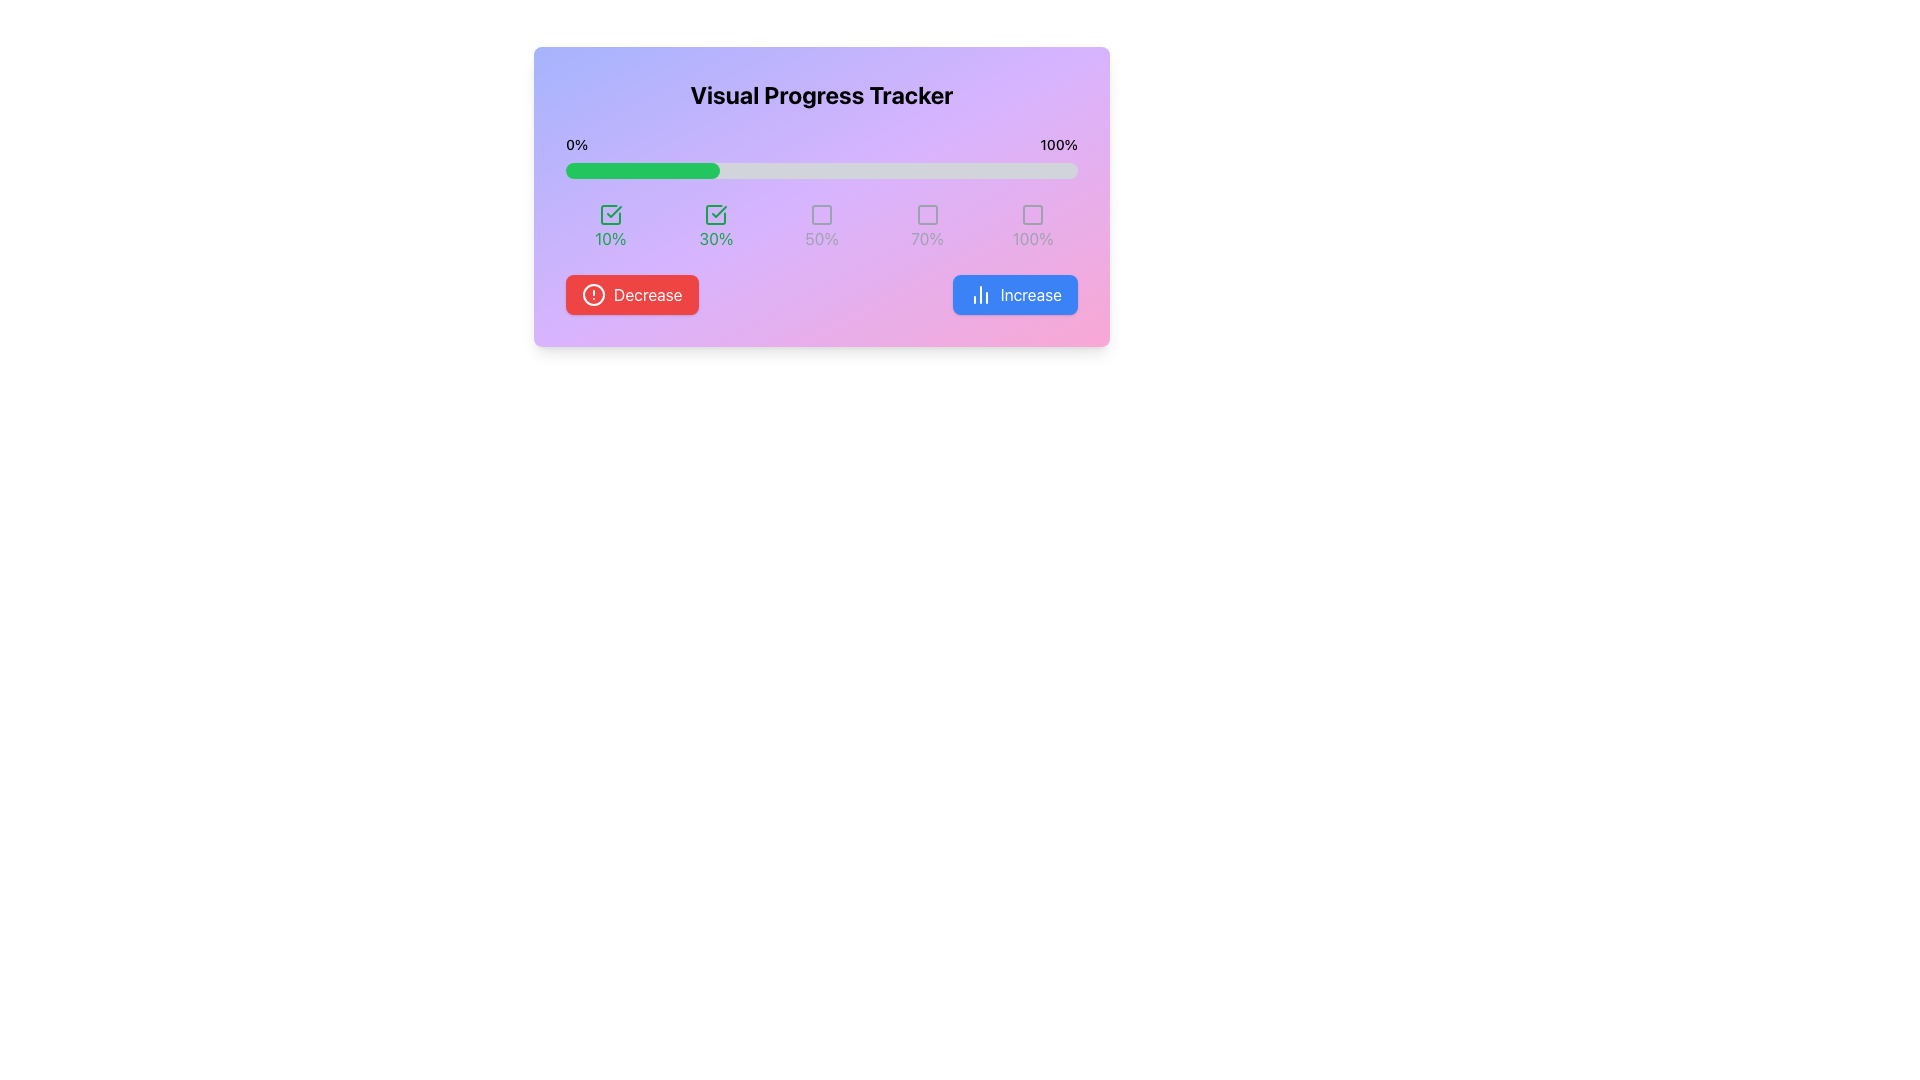 This screenshot has height=1080, width=1920. I want to click on the third progress item in the grid layout of the 'Visual Progress Tracker', which displays '50%', so click(821, 226).